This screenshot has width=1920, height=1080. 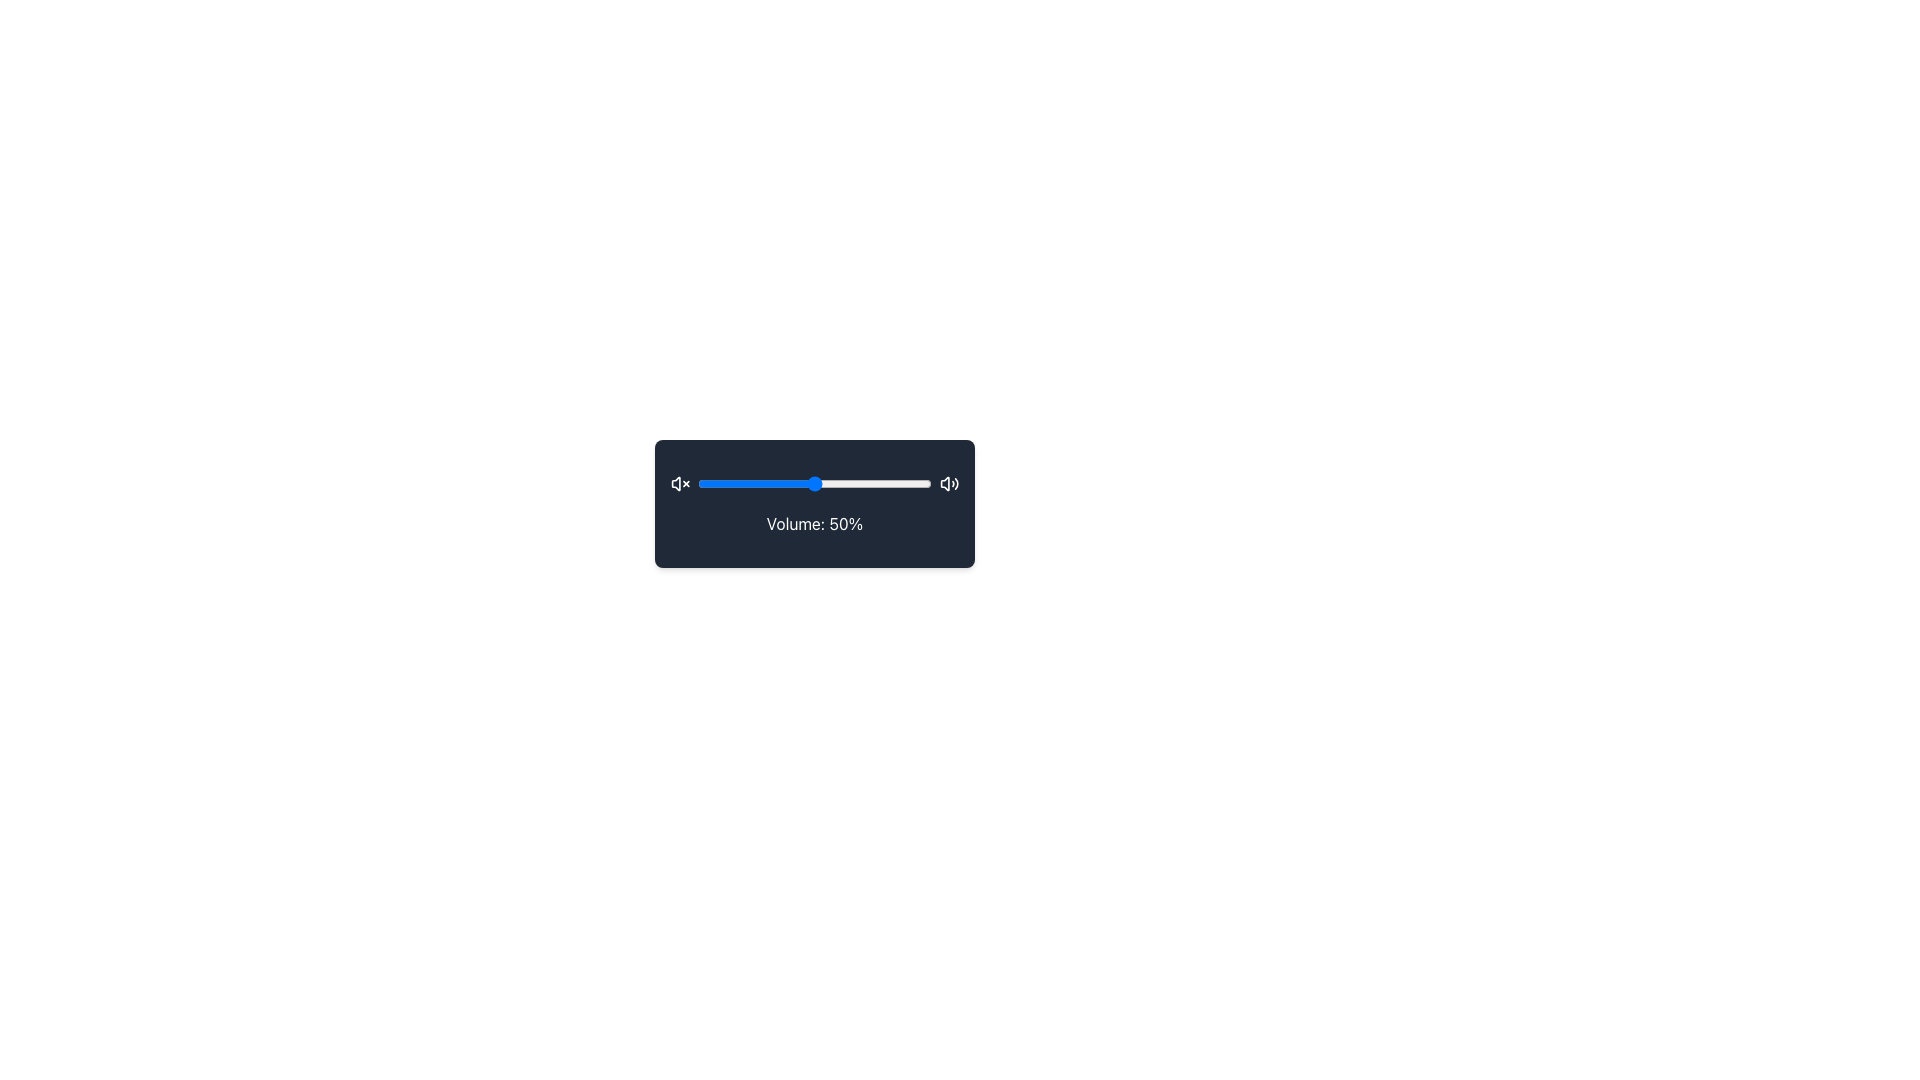 What do you see at coordinates (680, 483) in the screenshot?
I see `the mute icon button featuring a speaker with an 'X' mark` at bounding box center [680, 483].